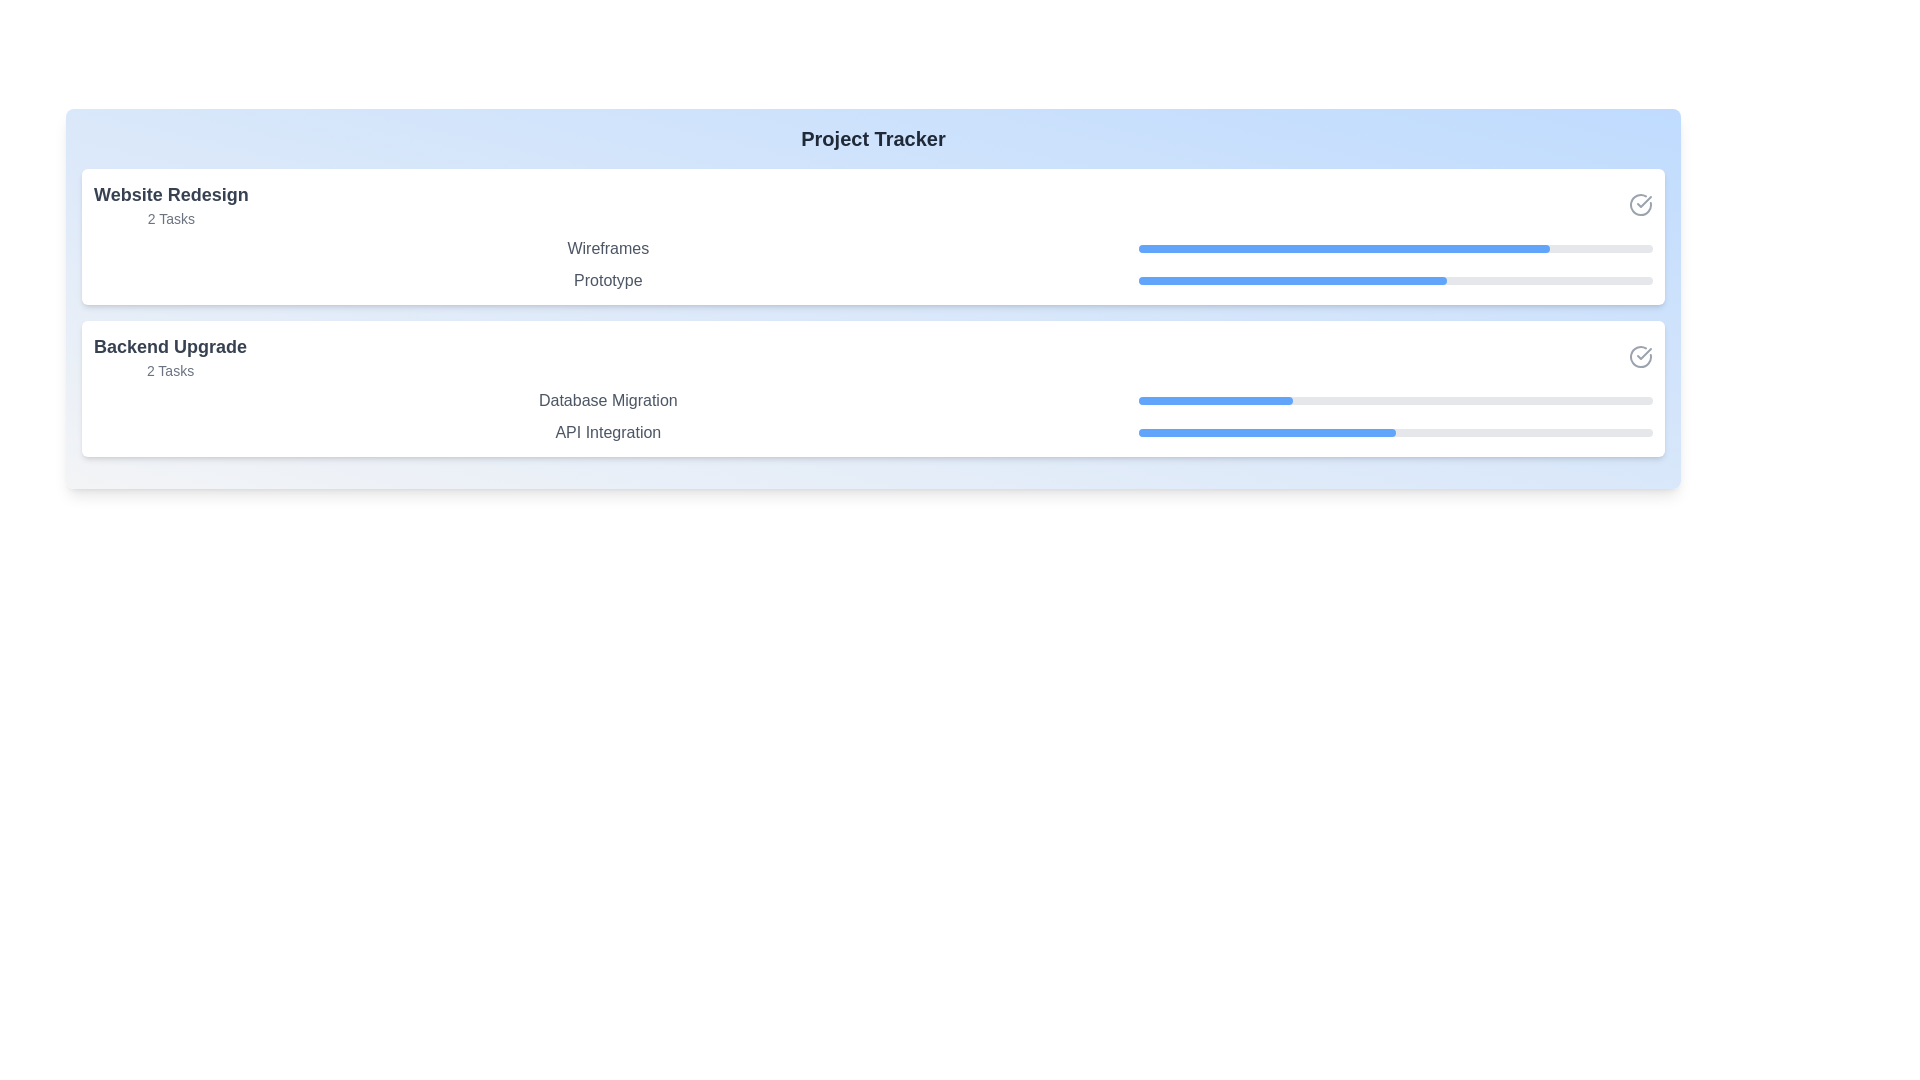 The width and height of the screenshot is (1920, 1080). What do you see at coordinates (1394, 431) in the screenshot?
I see `the thin horizontal progress bar indicating 50% completion, which is aligned with the 'API Integration' label and is the second progress bar in the 'Backend Upgrade' section of the 'Project Tracker' interface` at bounding box center [1394, 431].